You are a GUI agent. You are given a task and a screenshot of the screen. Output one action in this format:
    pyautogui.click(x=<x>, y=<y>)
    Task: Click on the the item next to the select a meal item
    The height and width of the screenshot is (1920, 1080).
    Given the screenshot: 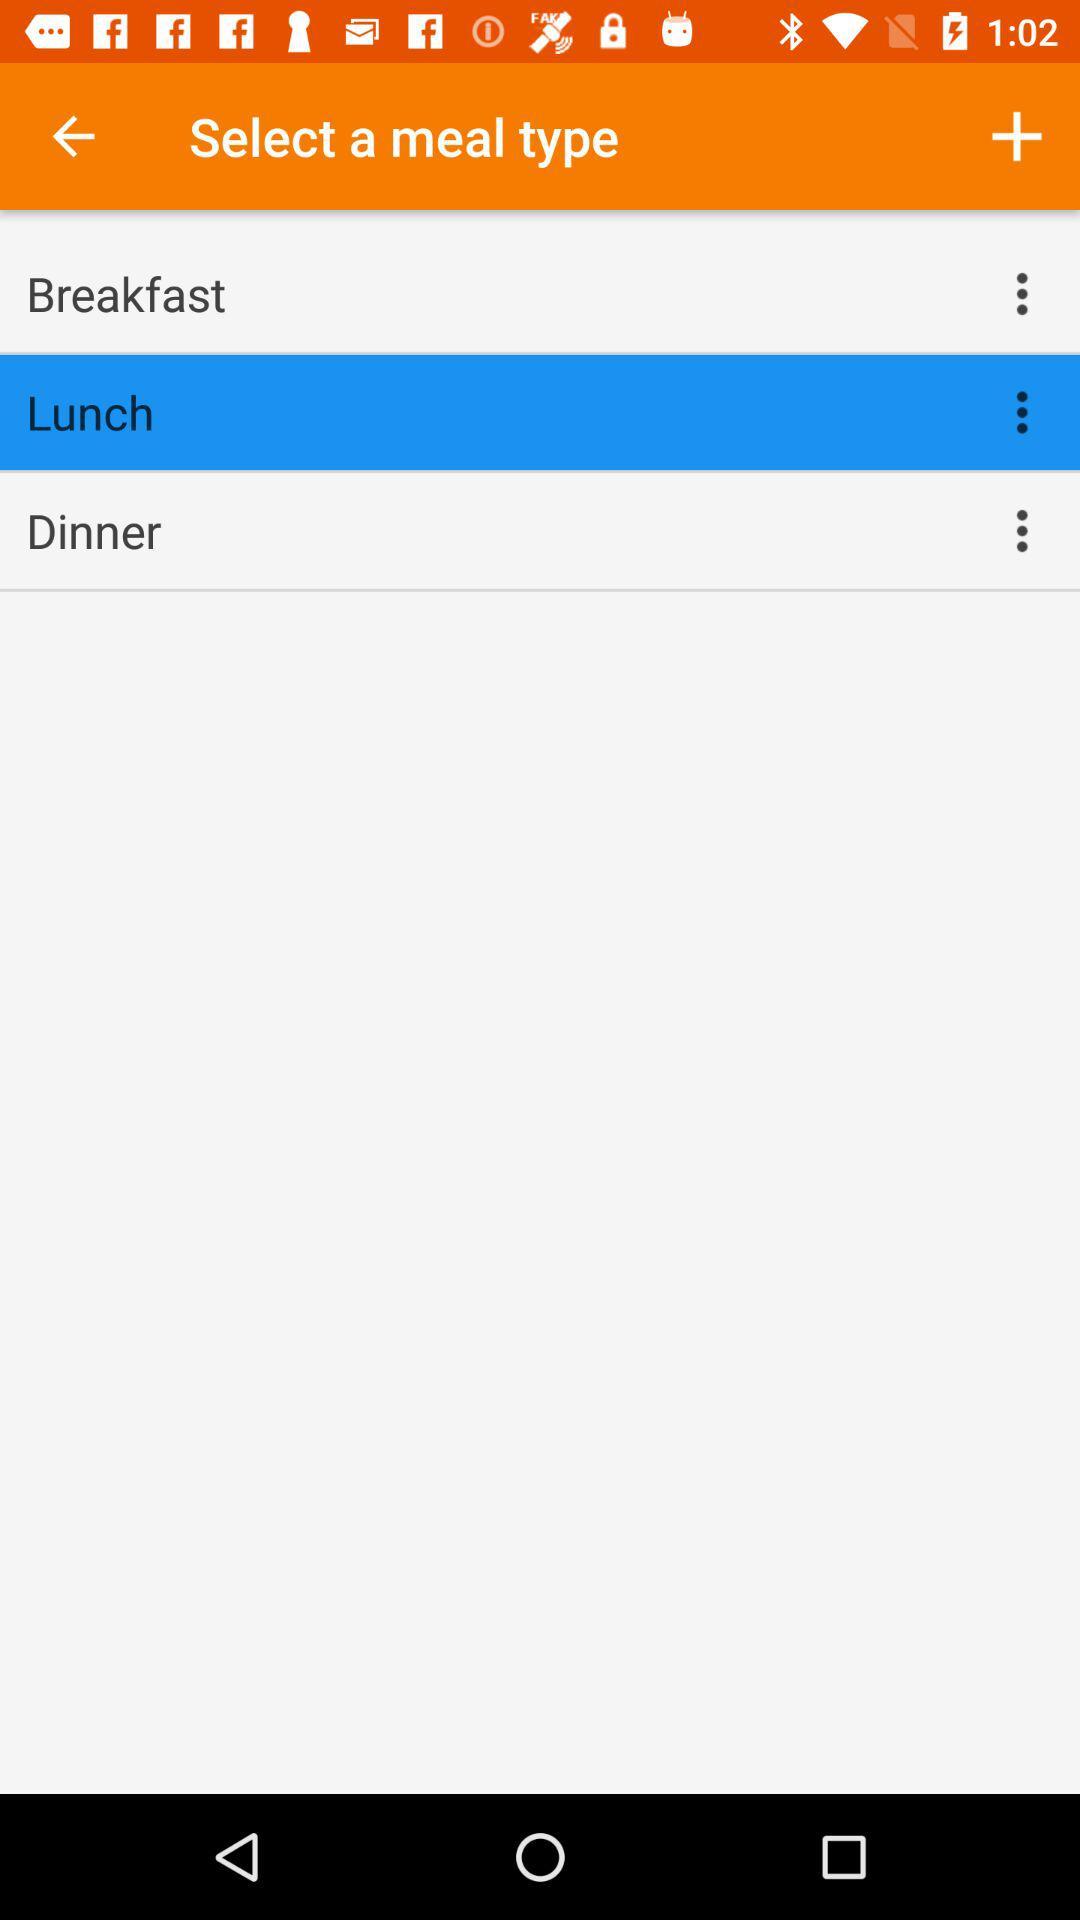 What is the action you would take?
    pyautogui.click(x=1017, y=135)
    